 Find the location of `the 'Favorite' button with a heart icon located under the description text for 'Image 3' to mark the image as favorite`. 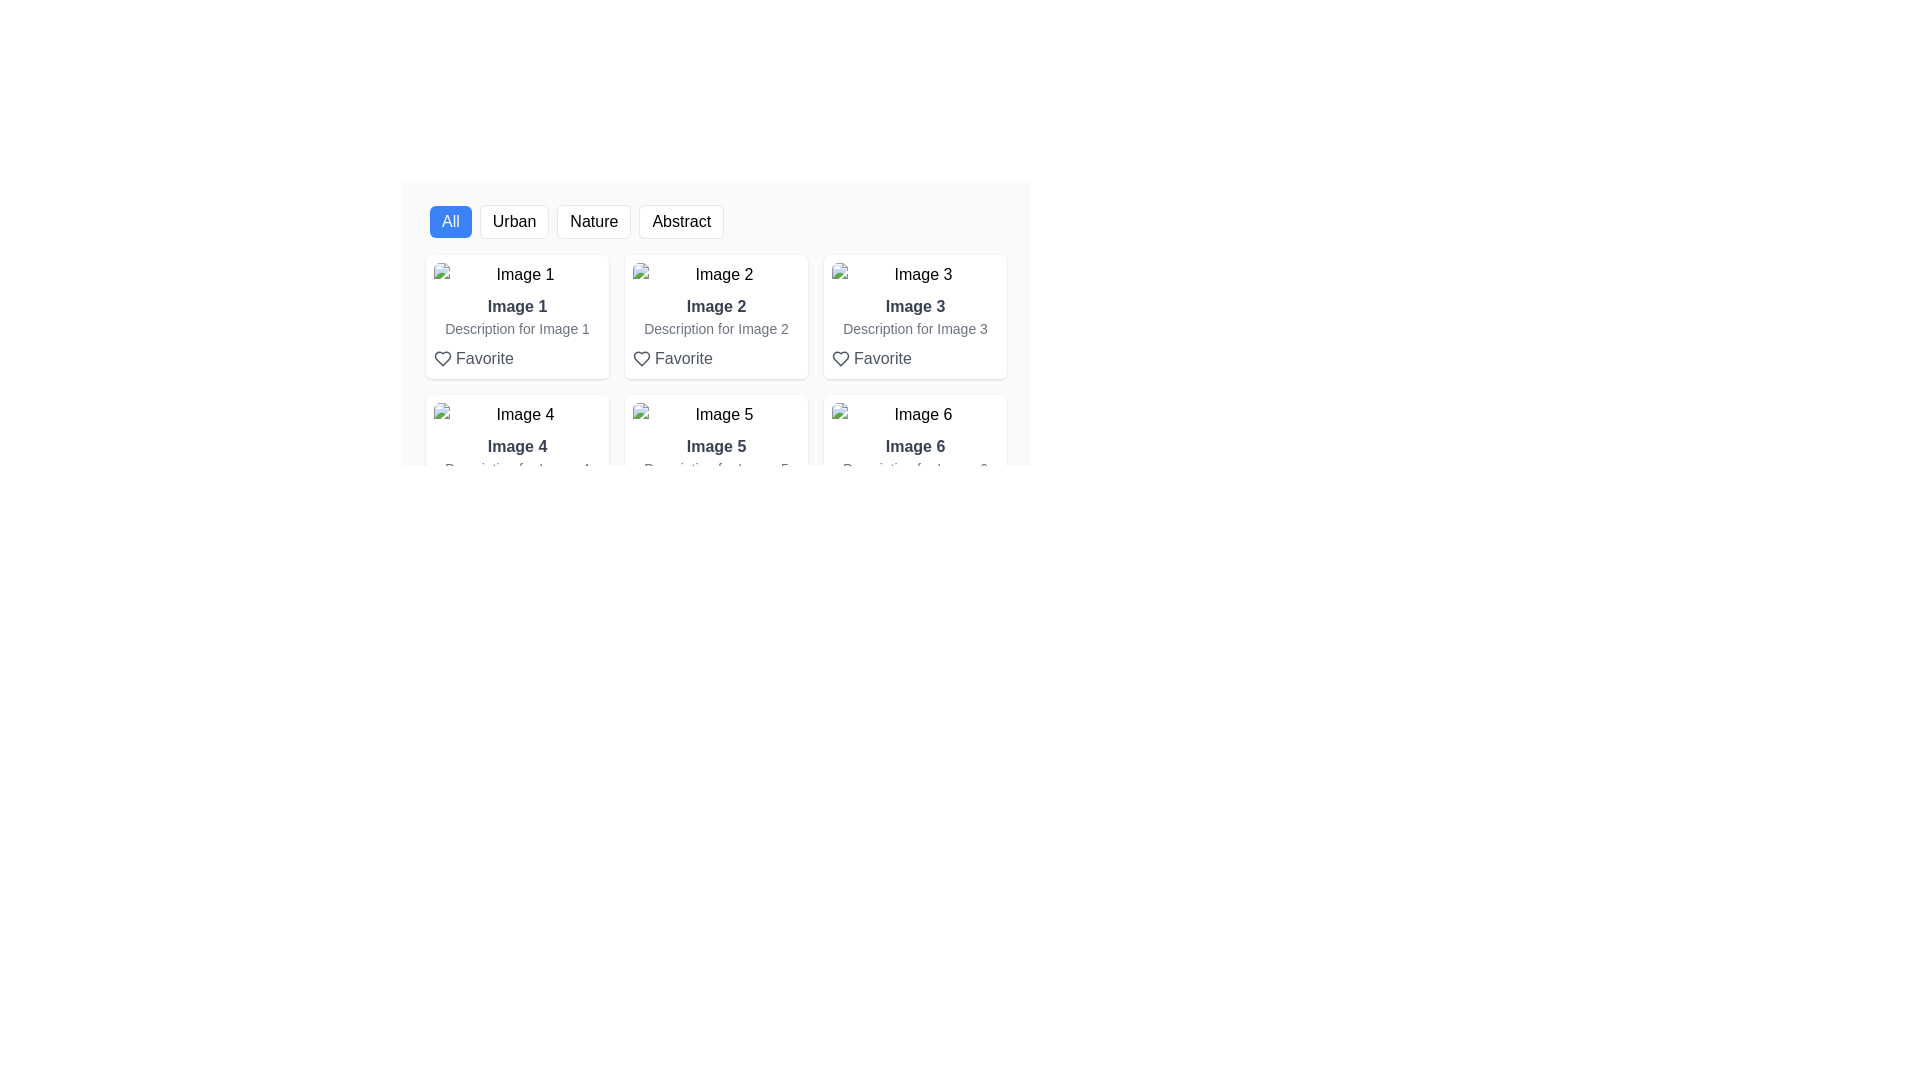

the 'Favorite' button with a heart icon located under the description text for 'Image 3' to mark the image as favorite is located at coordinates (871, 357).